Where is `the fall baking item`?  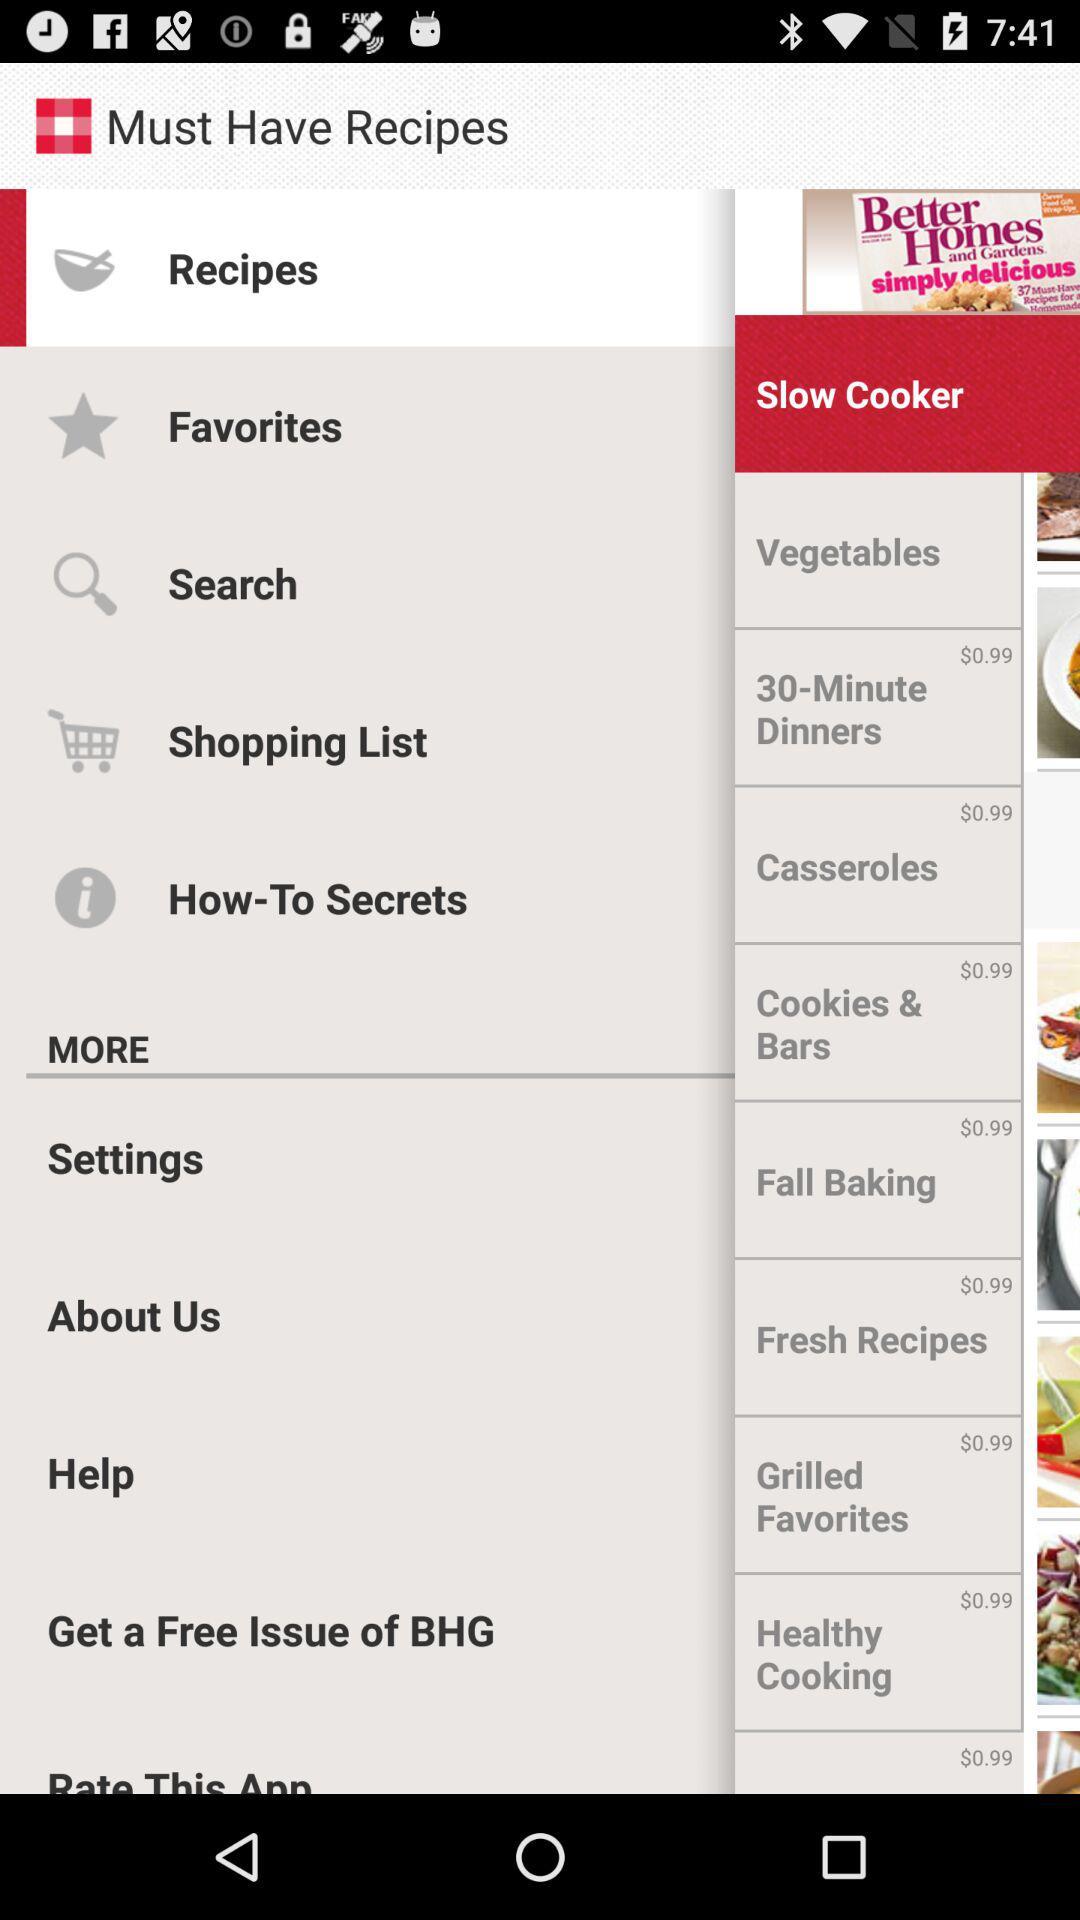 the fall baking item is located at coordinates (846, 1181).